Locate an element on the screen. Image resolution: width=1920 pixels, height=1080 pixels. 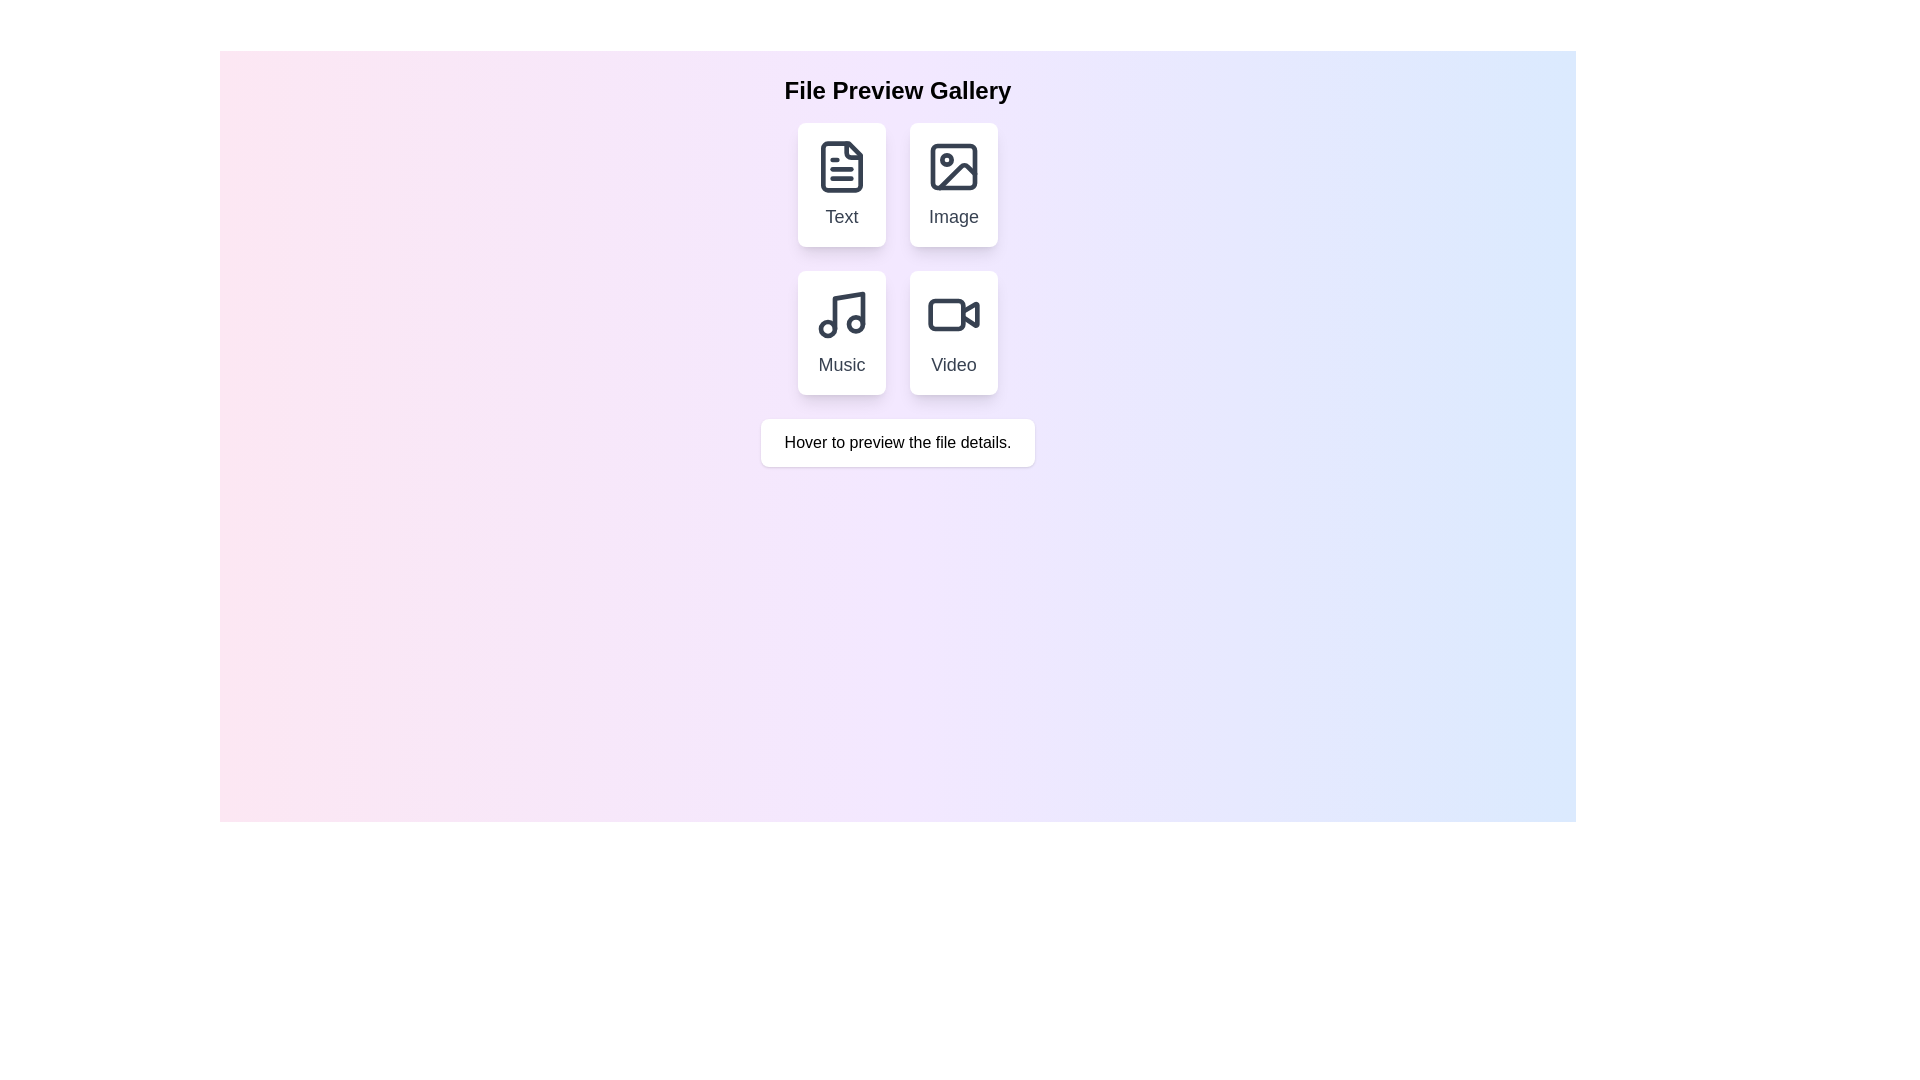
the video play icon located within the 'Video' section of the 2x2 grid layout to trigger actions related to video content is located at coordinates (969, 313).